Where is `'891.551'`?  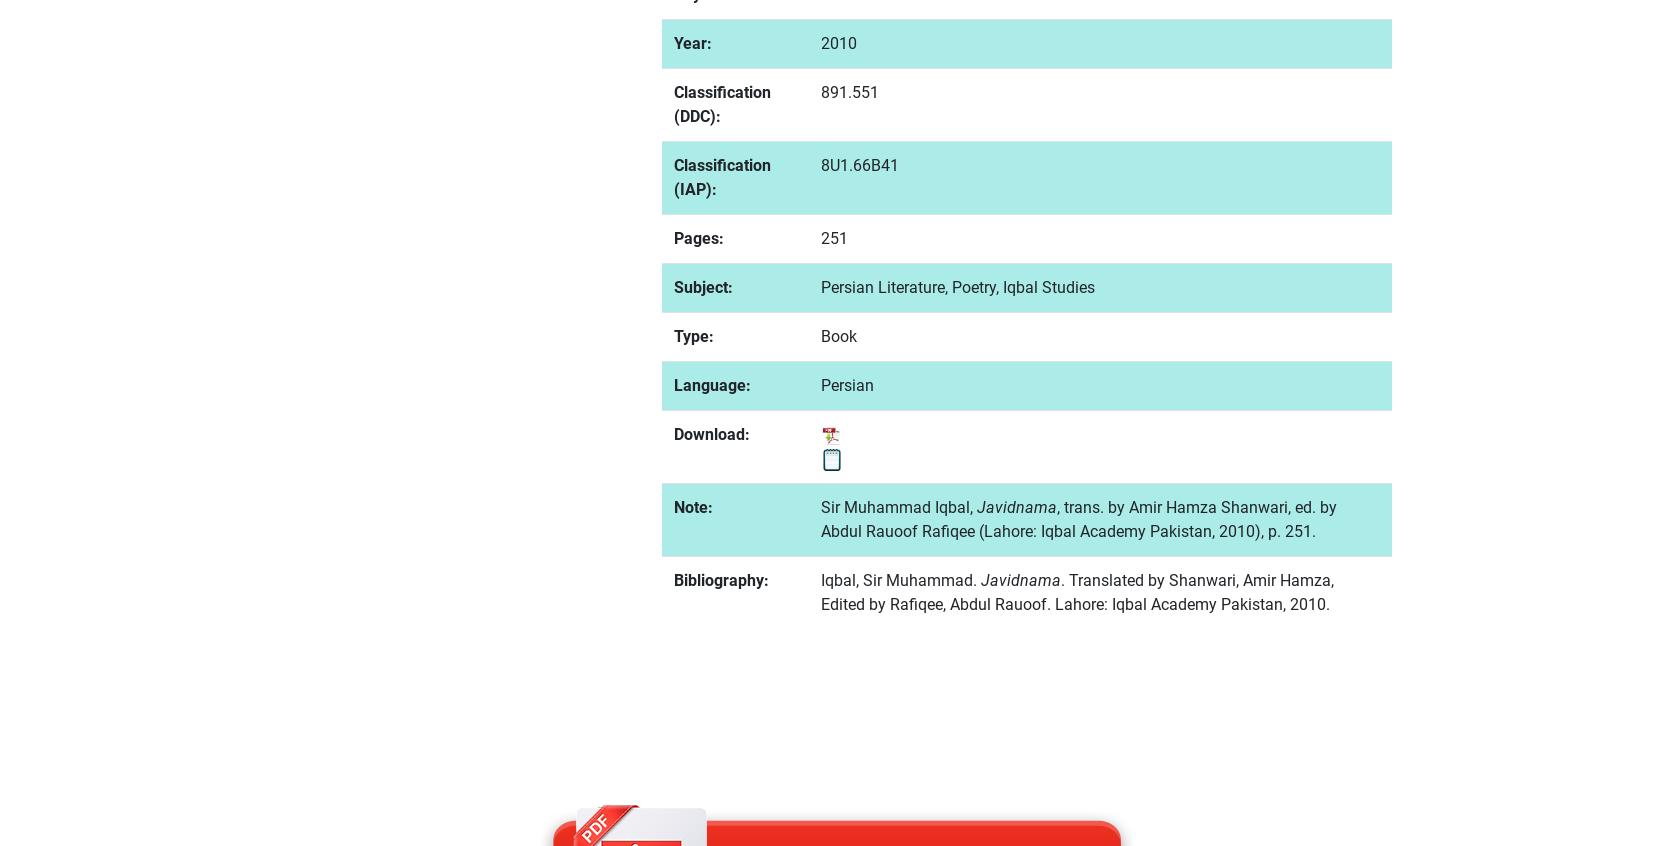
'891.551' is located at coordinates (818, 91).